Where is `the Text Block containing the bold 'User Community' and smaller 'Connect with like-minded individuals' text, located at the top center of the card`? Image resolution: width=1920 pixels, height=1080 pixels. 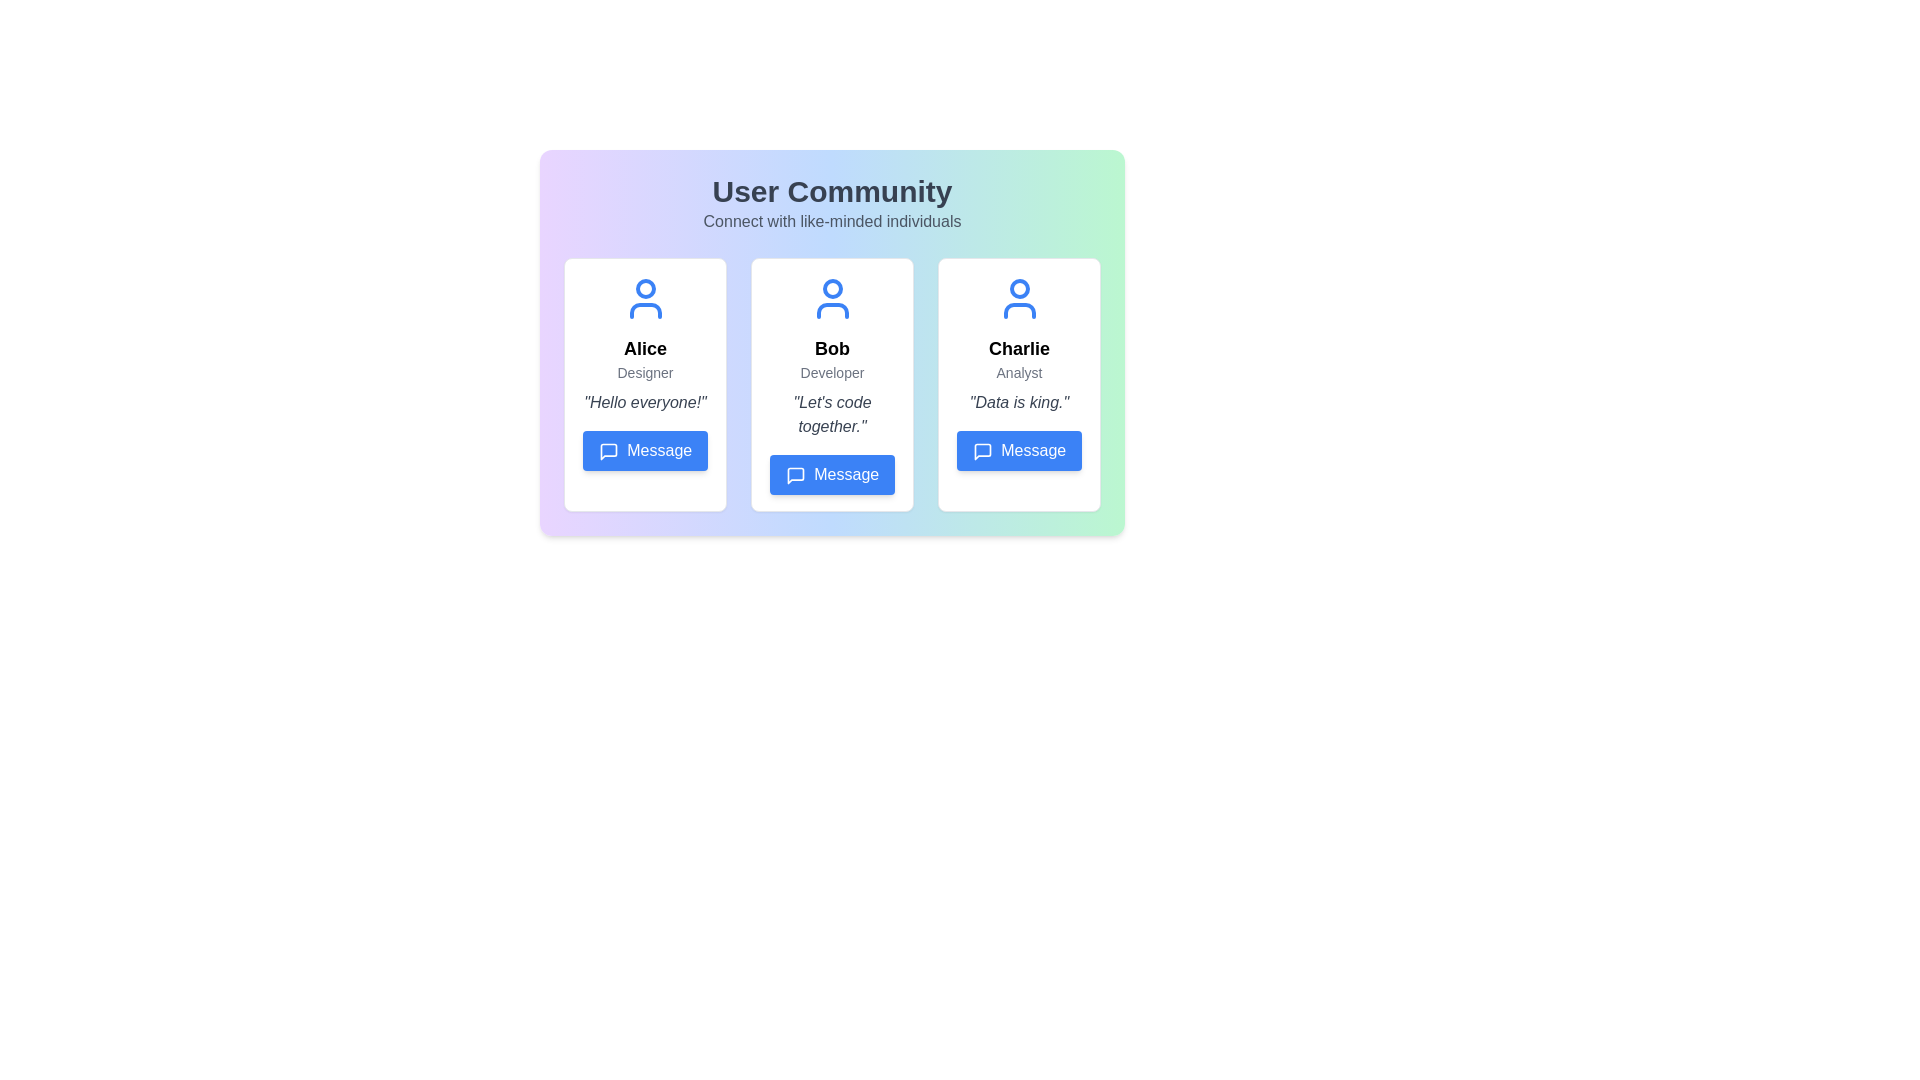
the Text Block containing the bold 'User Community' and smaller 'Connect with like-minded individuals' text, located at the top center of the card is located at coordinates (832, 204).